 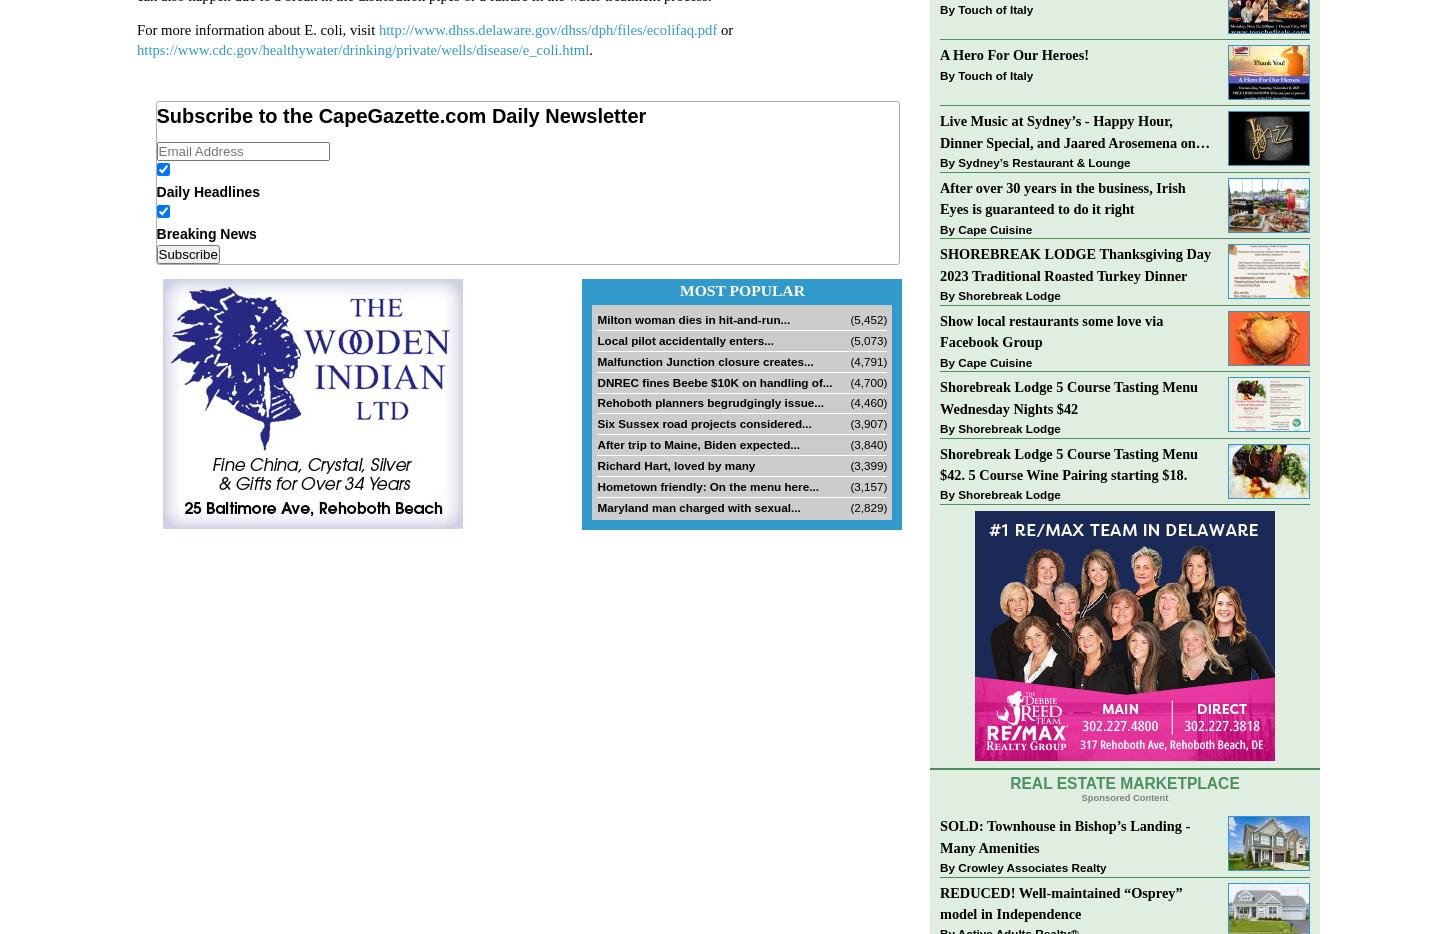 What do you see at coordinates (867, 444) in the screenshot?
I see `'(3,840)'` at bounding box center [867, 444].